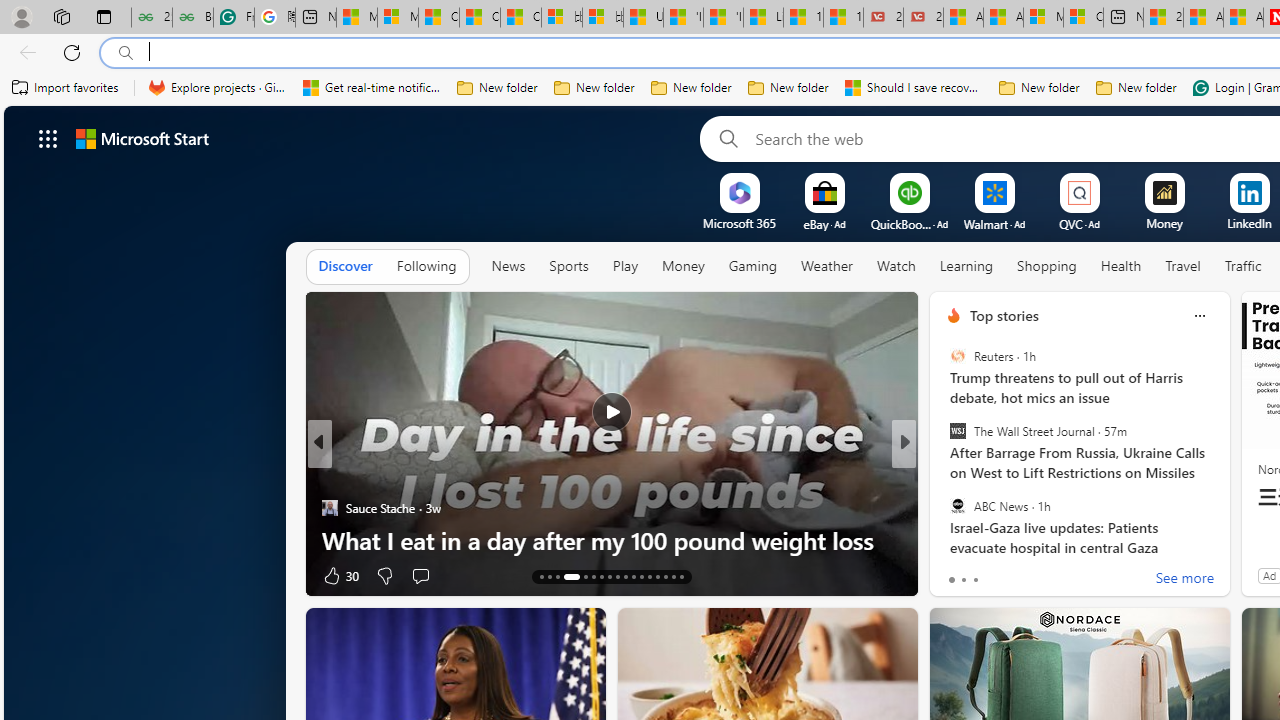  What do you see at coordinates (1046, 265) in the screenshot?
I see `'Shopping'` at bounding box center [1046, 265].